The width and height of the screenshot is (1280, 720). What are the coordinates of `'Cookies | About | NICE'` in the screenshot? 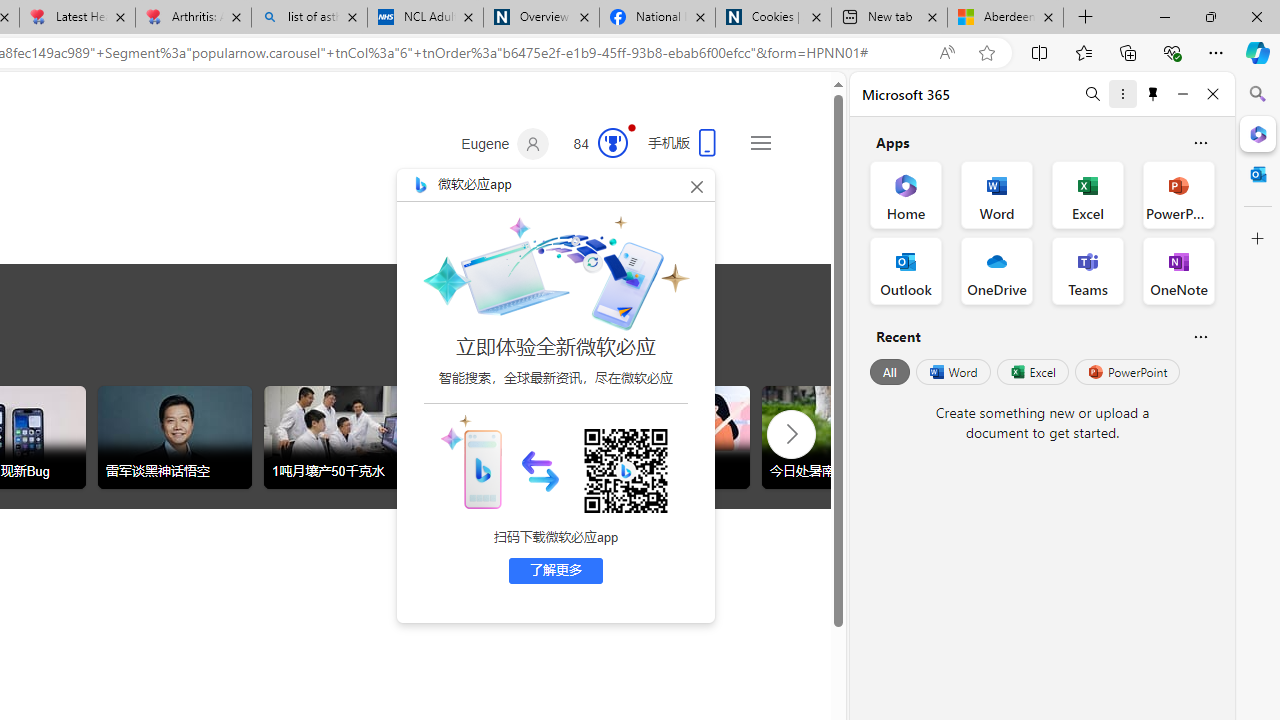 It's located at (772, 17).